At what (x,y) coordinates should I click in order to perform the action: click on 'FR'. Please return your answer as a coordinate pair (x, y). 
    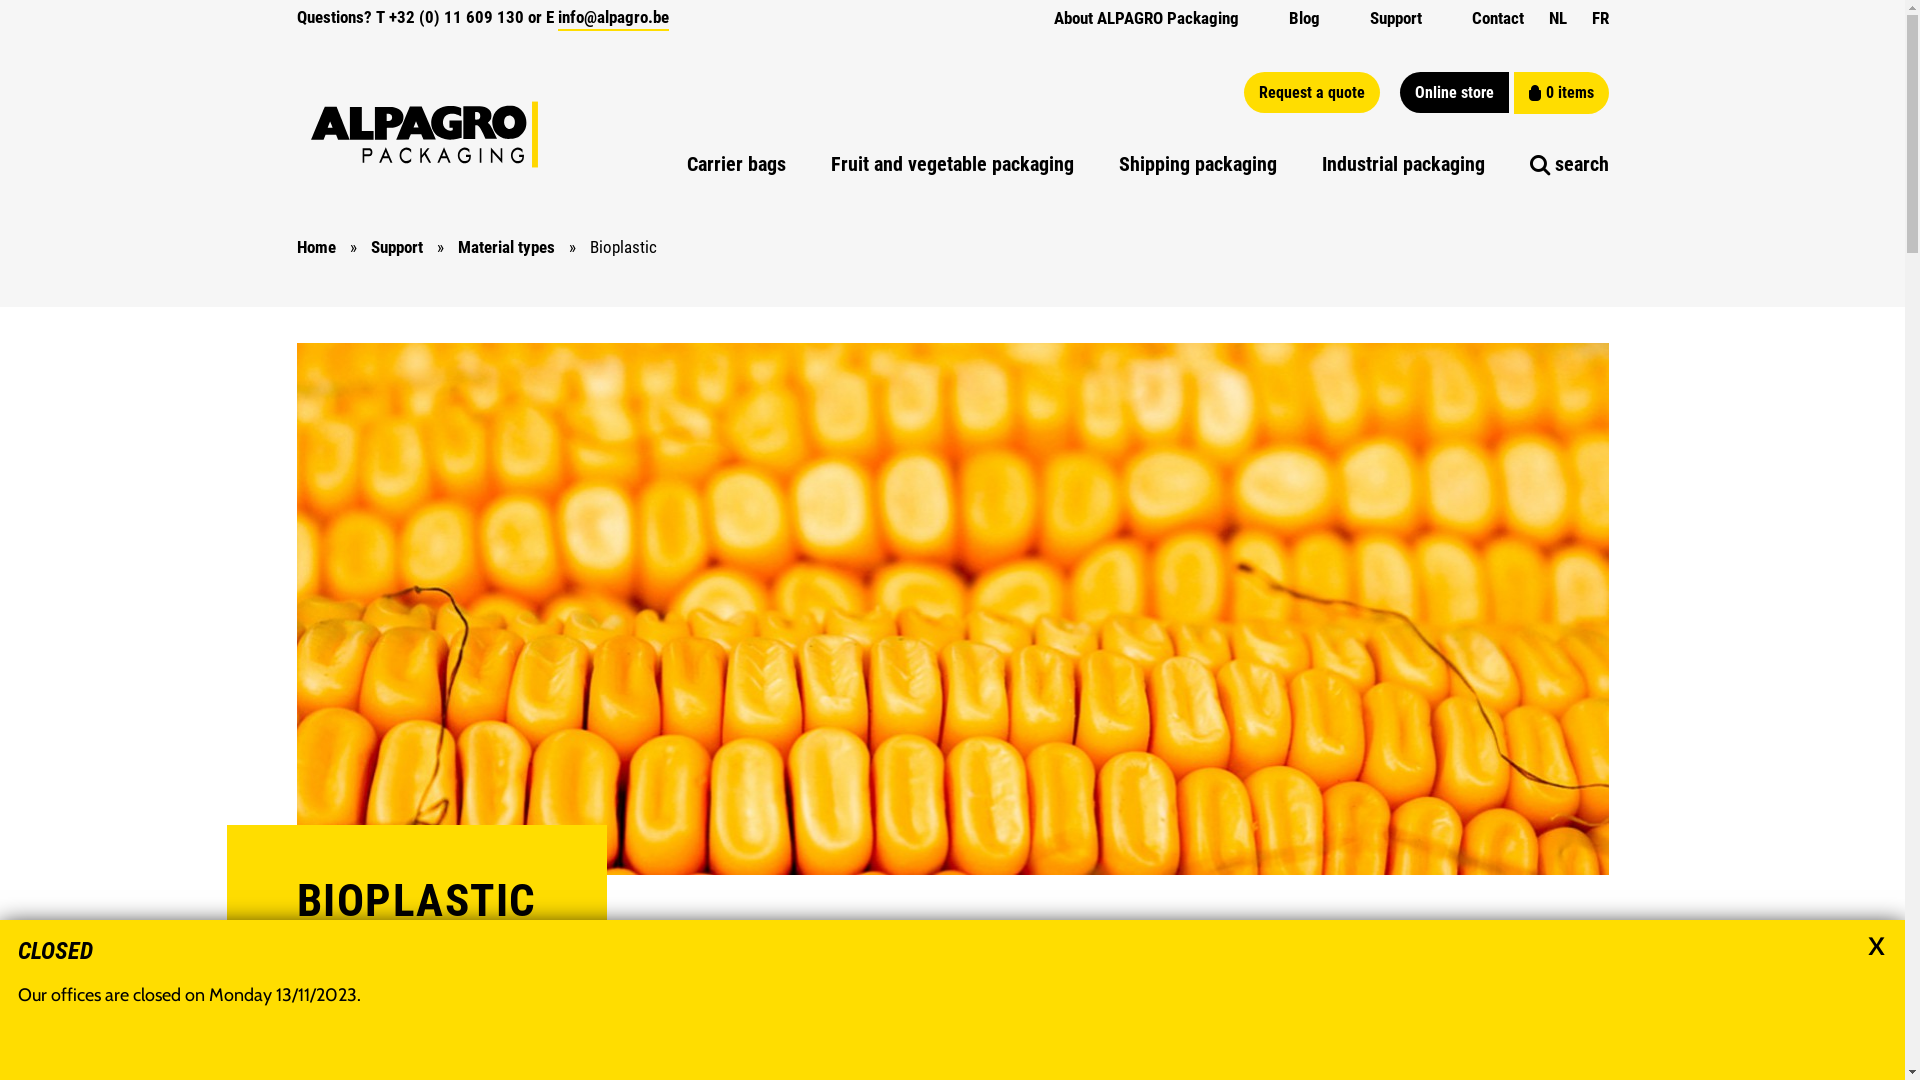
    Looking at the image, I should click on (1600, 18).